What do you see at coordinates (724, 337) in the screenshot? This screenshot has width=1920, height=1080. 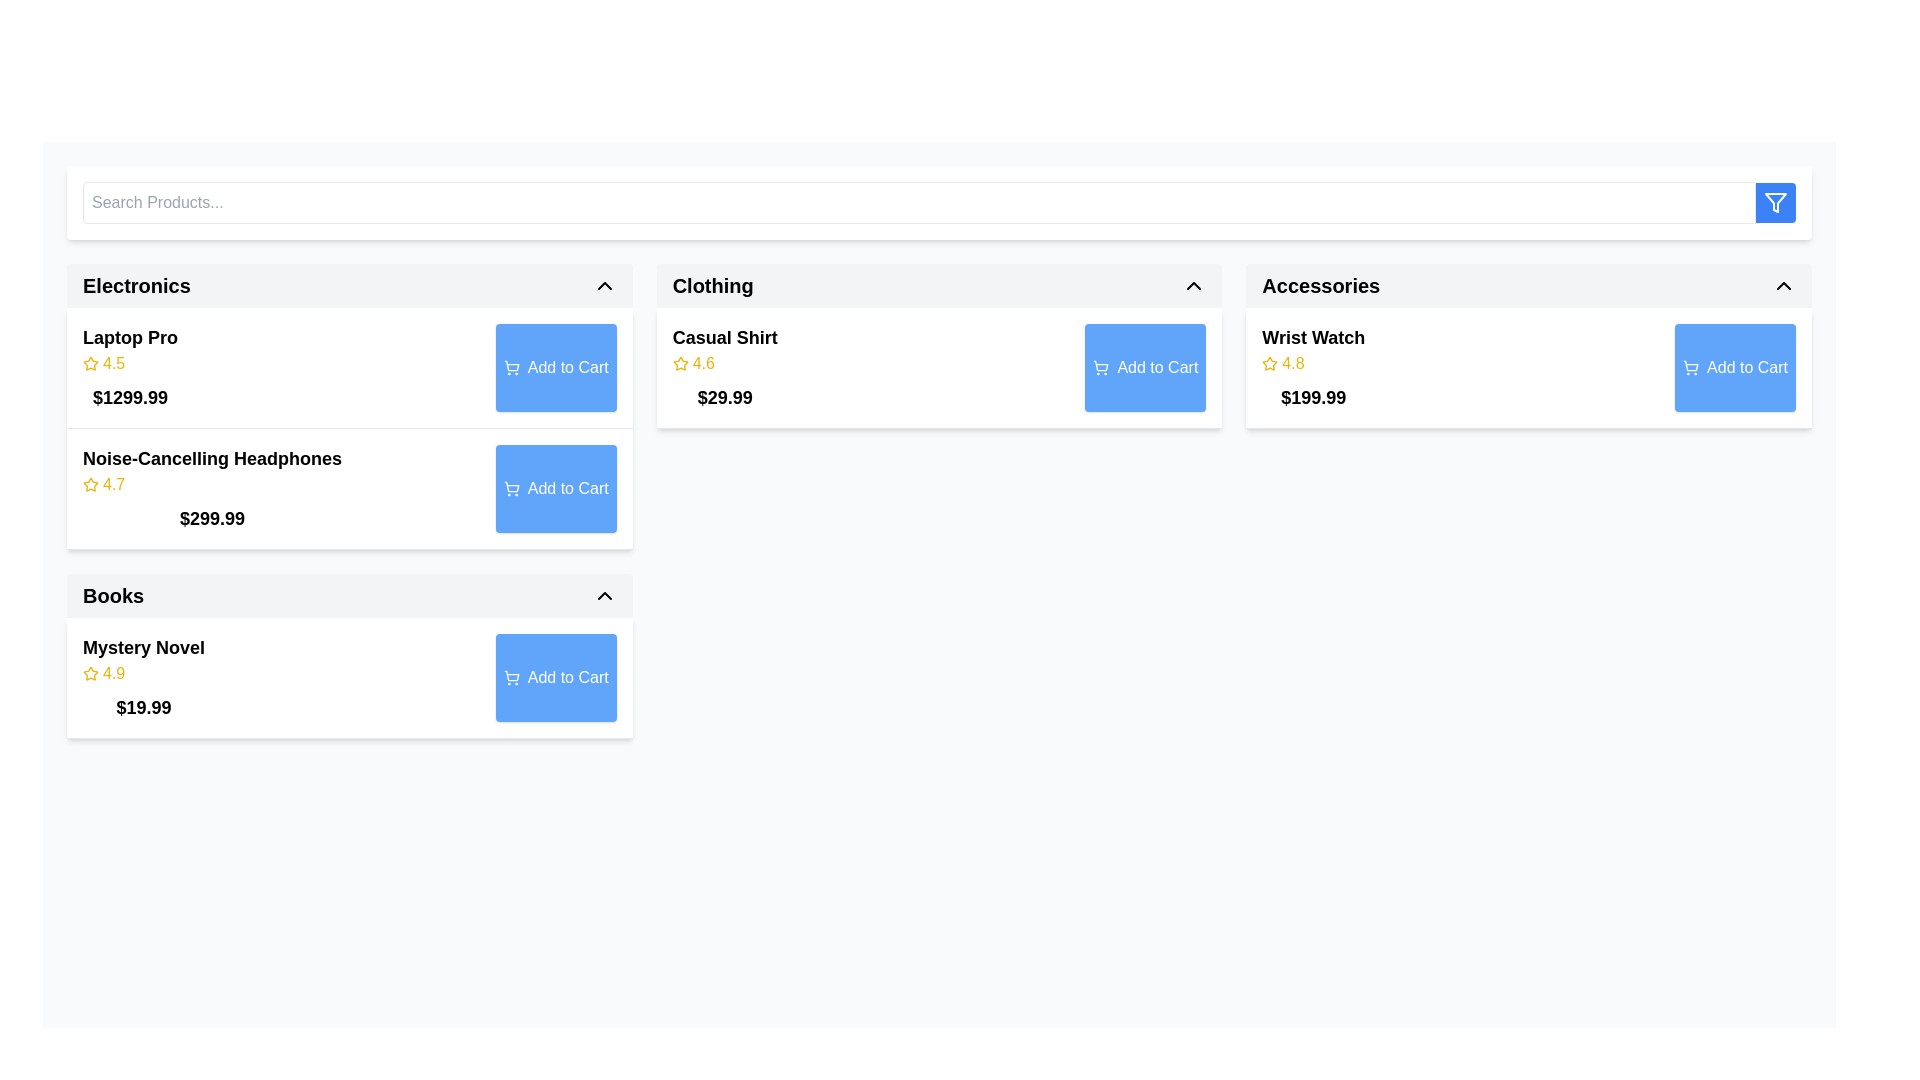 I see `title text label for the product 'Casual Shirt', which is positioned above the rating '4.6' and aligned with the price '$29.99' in the middle column of the 'Clothing' category` at bounding box center [724, 337].